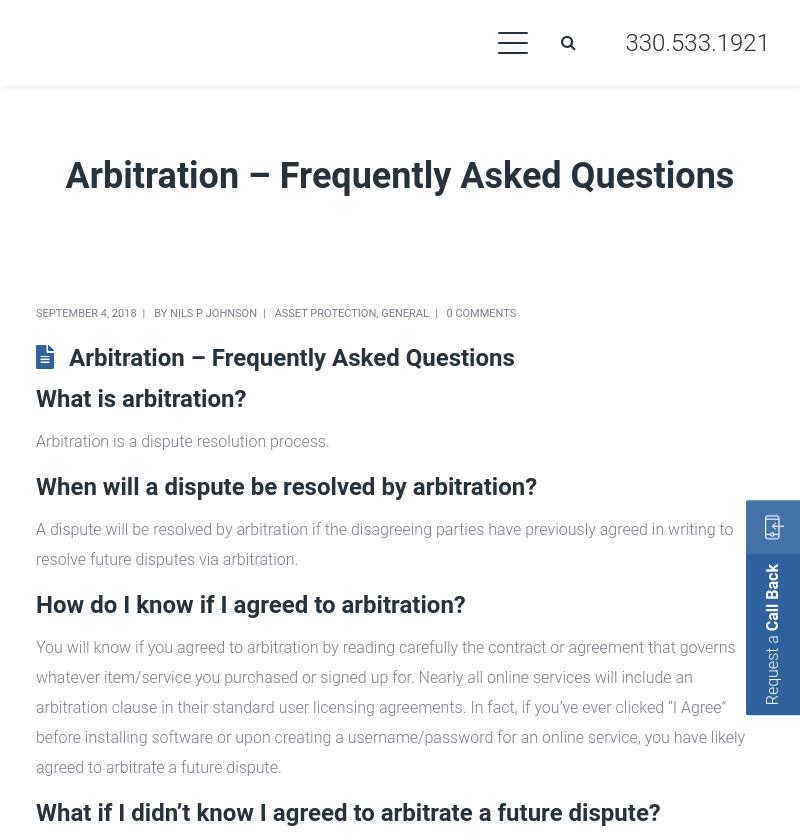  What do you see at coordinates (213, 313) in the screenshot?
I see `'Nils P Johnson'` at bounding box center [213, 313].